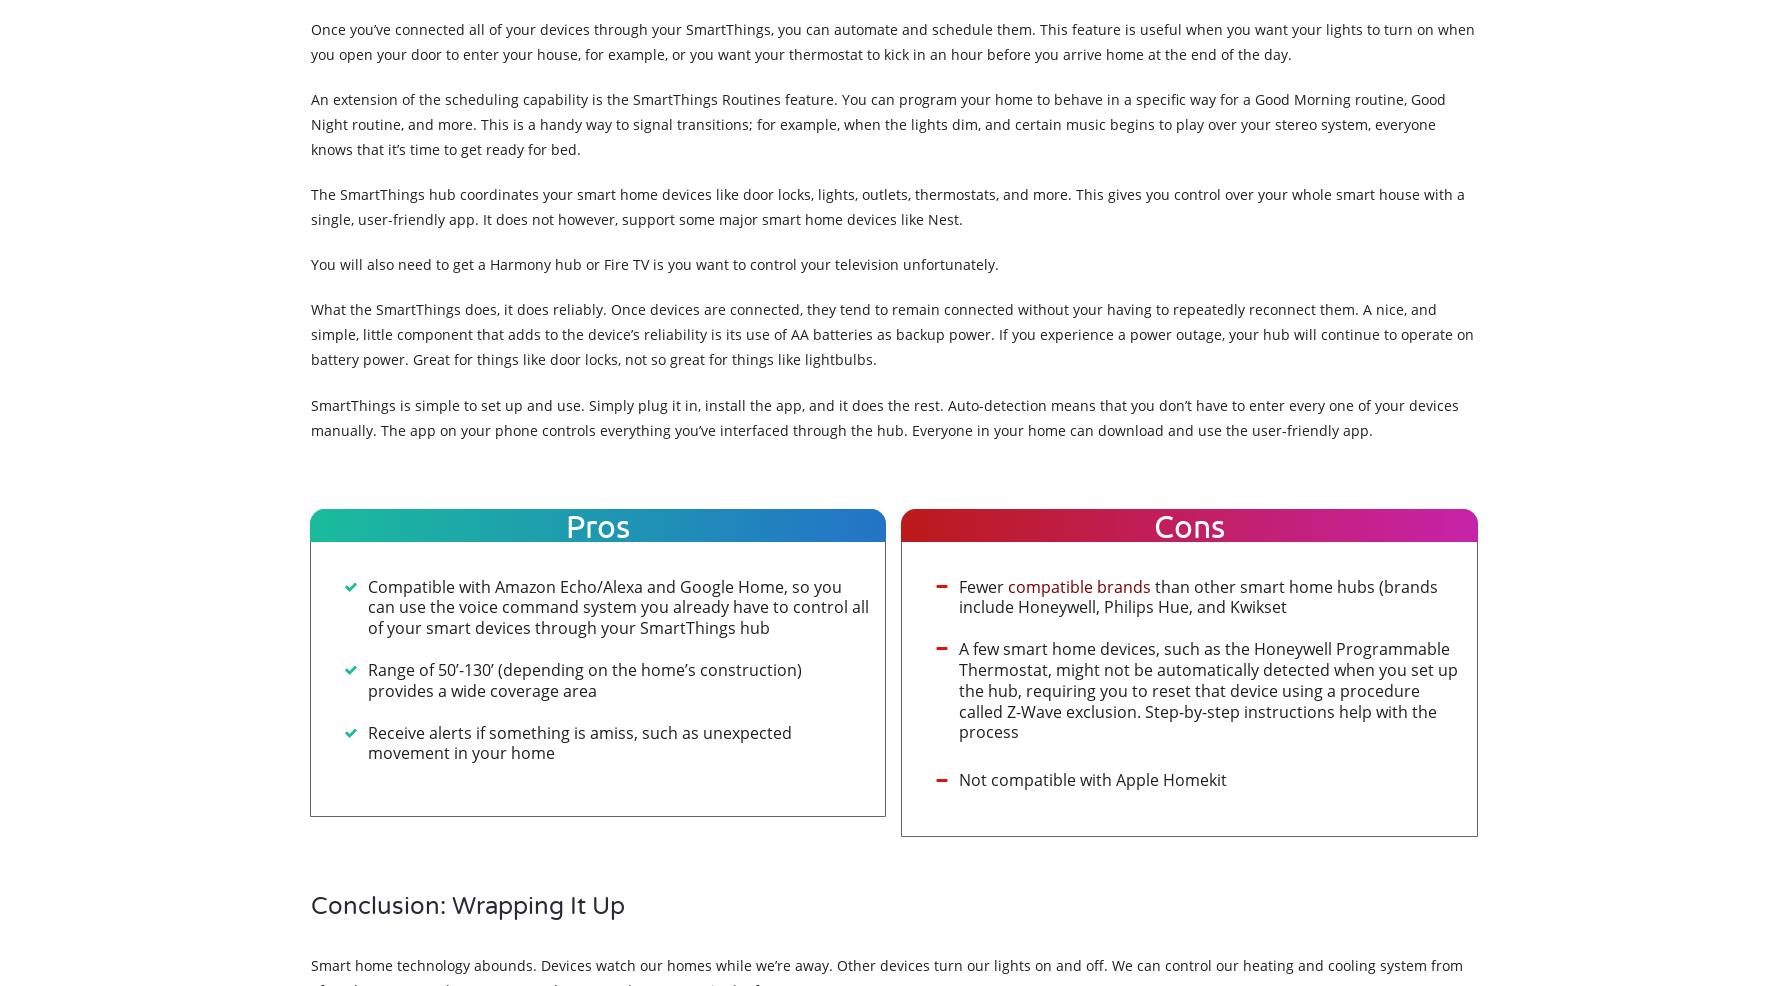 The height and width of the screenshot is (986, 1787). I want to click on 'Compatible with Amazon Echo/Alexa and Google Home, so you can use the voice command system you already have to control all of your smart devices through your SmartThings hub', so click(616, 606).